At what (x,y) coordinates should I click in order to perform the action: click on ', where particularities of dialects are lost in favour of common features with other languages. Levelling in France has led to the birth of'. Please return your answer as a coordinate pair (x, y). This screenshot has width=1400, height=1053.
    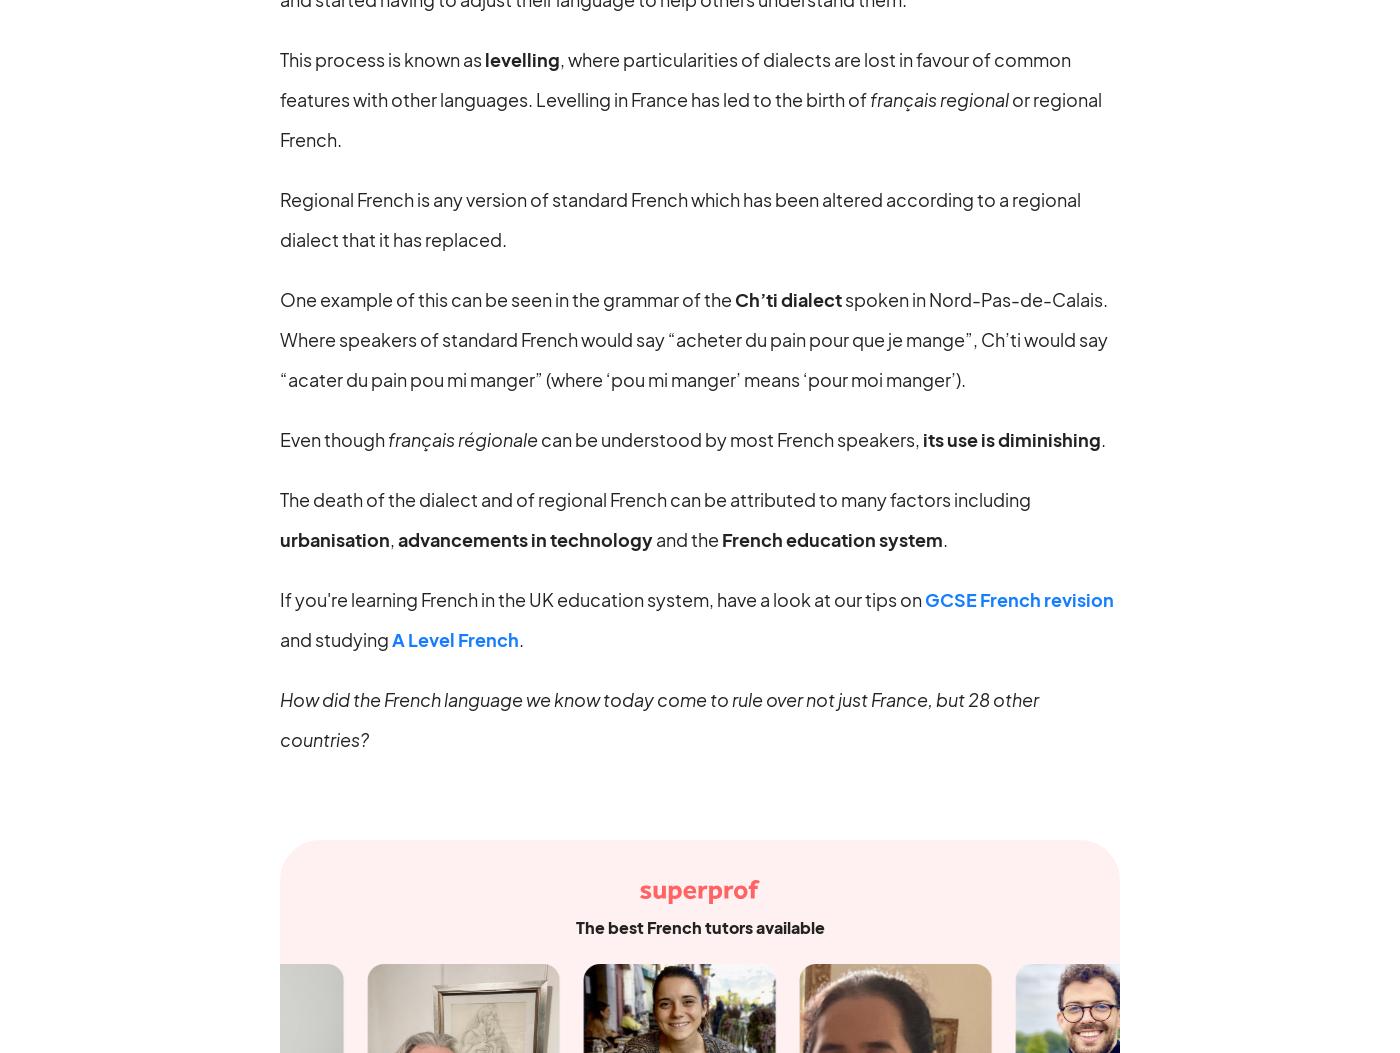
    Looking at the image, I should click on (675, 77).